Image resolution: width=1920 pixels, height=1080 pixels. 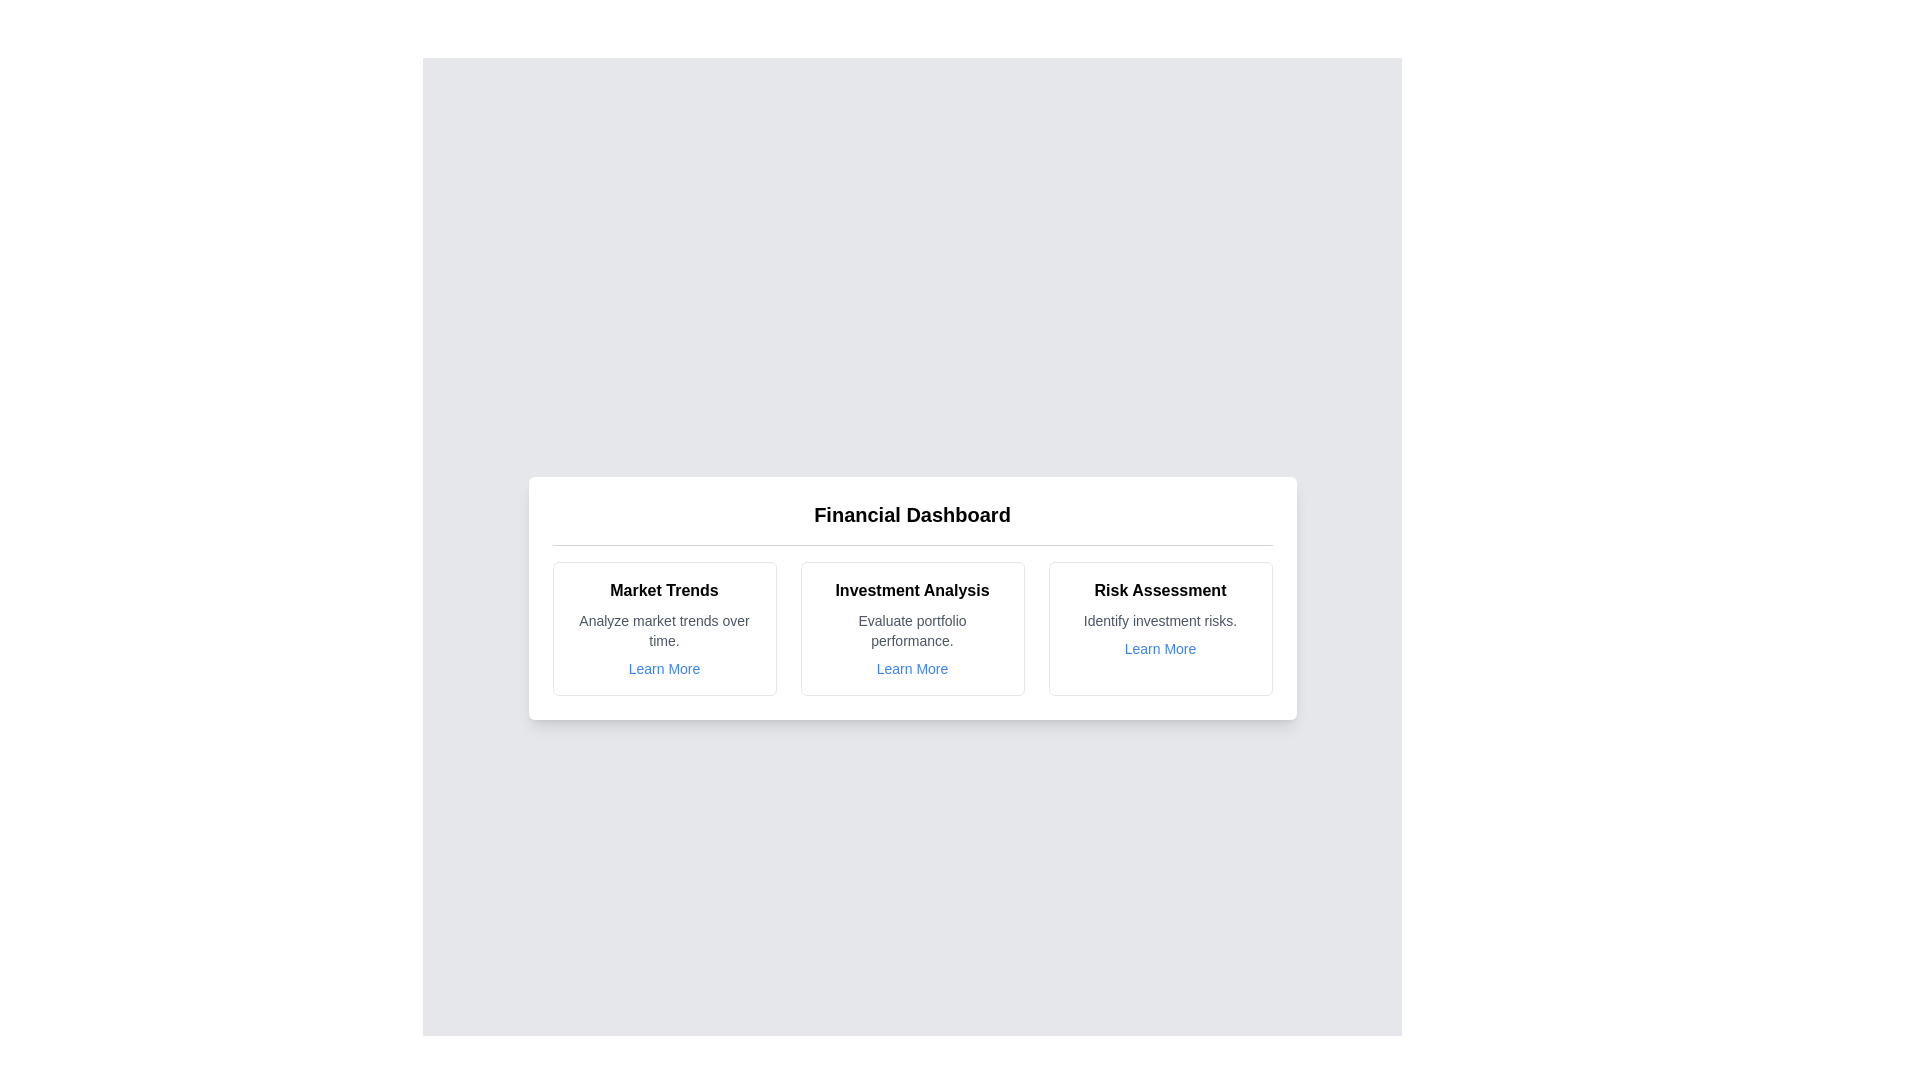 I want to click on the 'Learn More' link for the Market Trends chart card, so click(x=664, y=668).